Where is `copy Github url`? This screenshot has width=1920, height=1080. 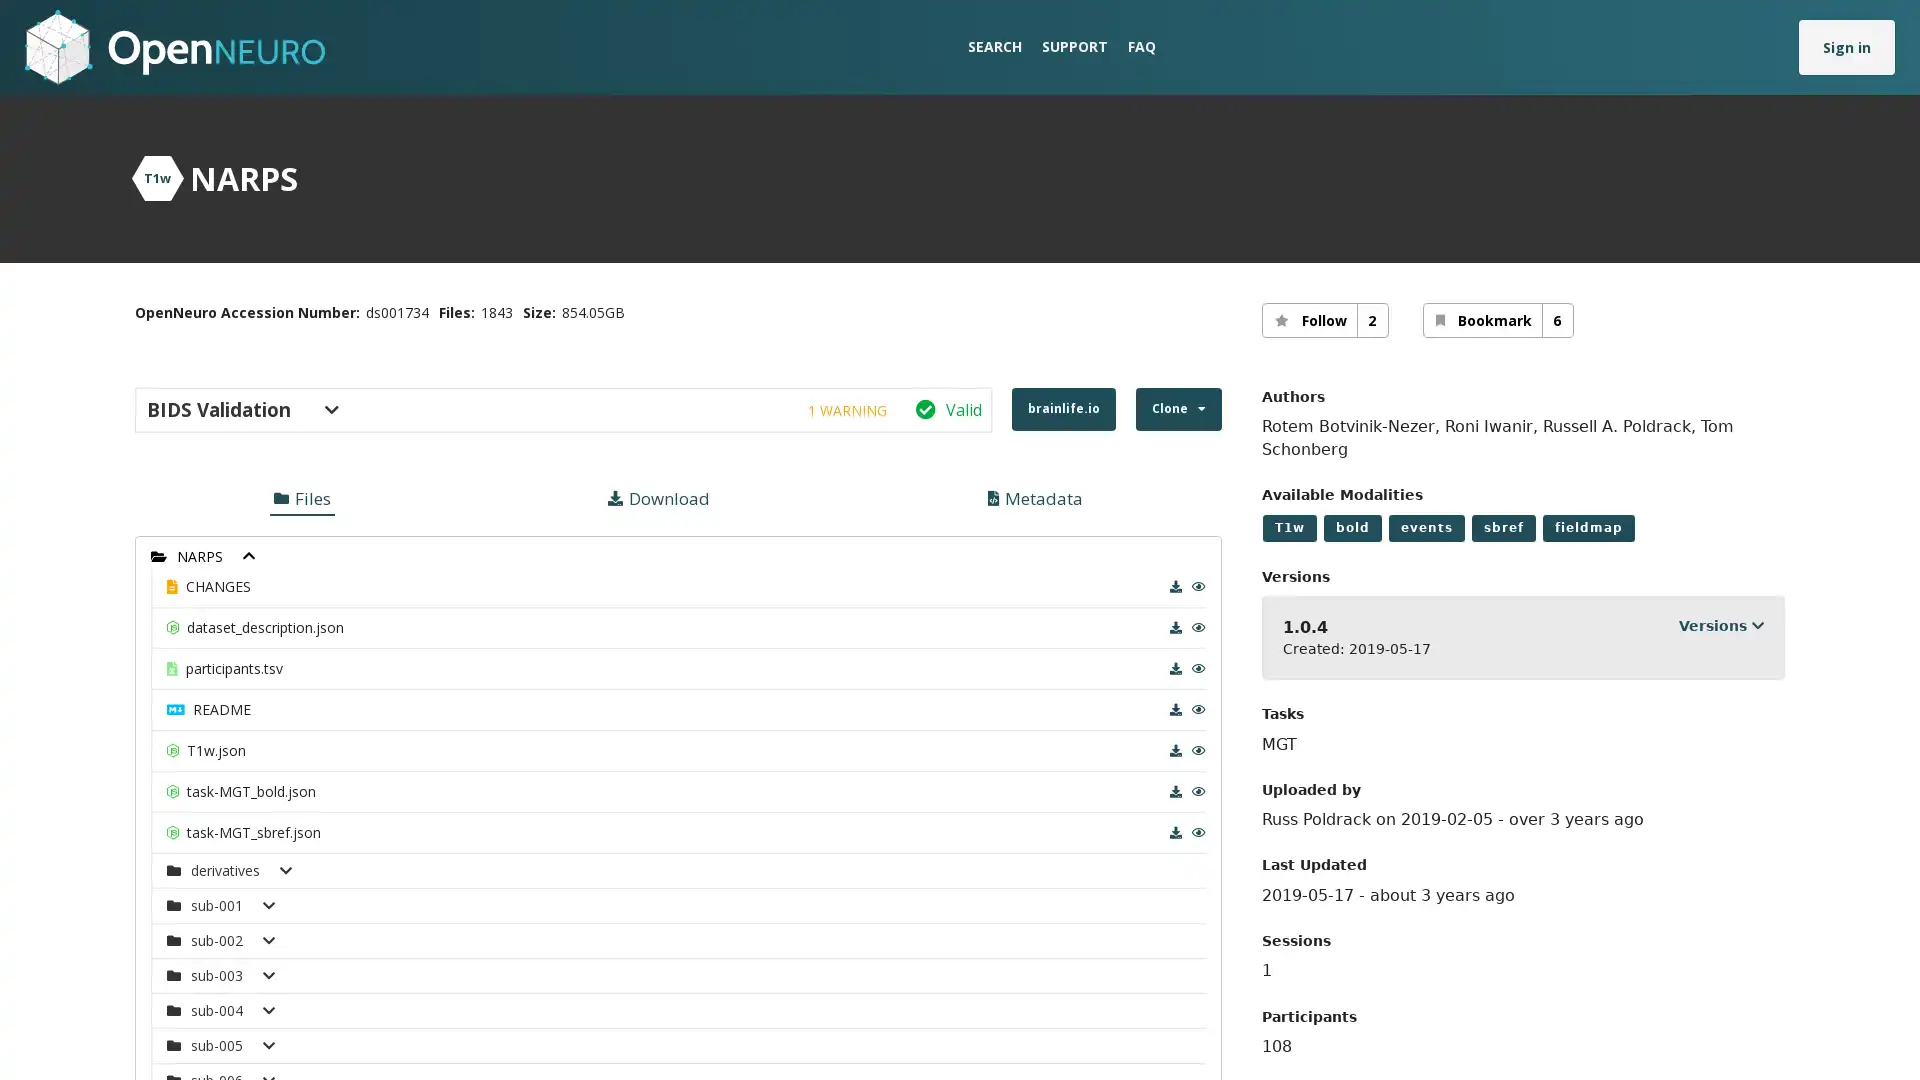 copy Github url is located at coordinates (851, 505).